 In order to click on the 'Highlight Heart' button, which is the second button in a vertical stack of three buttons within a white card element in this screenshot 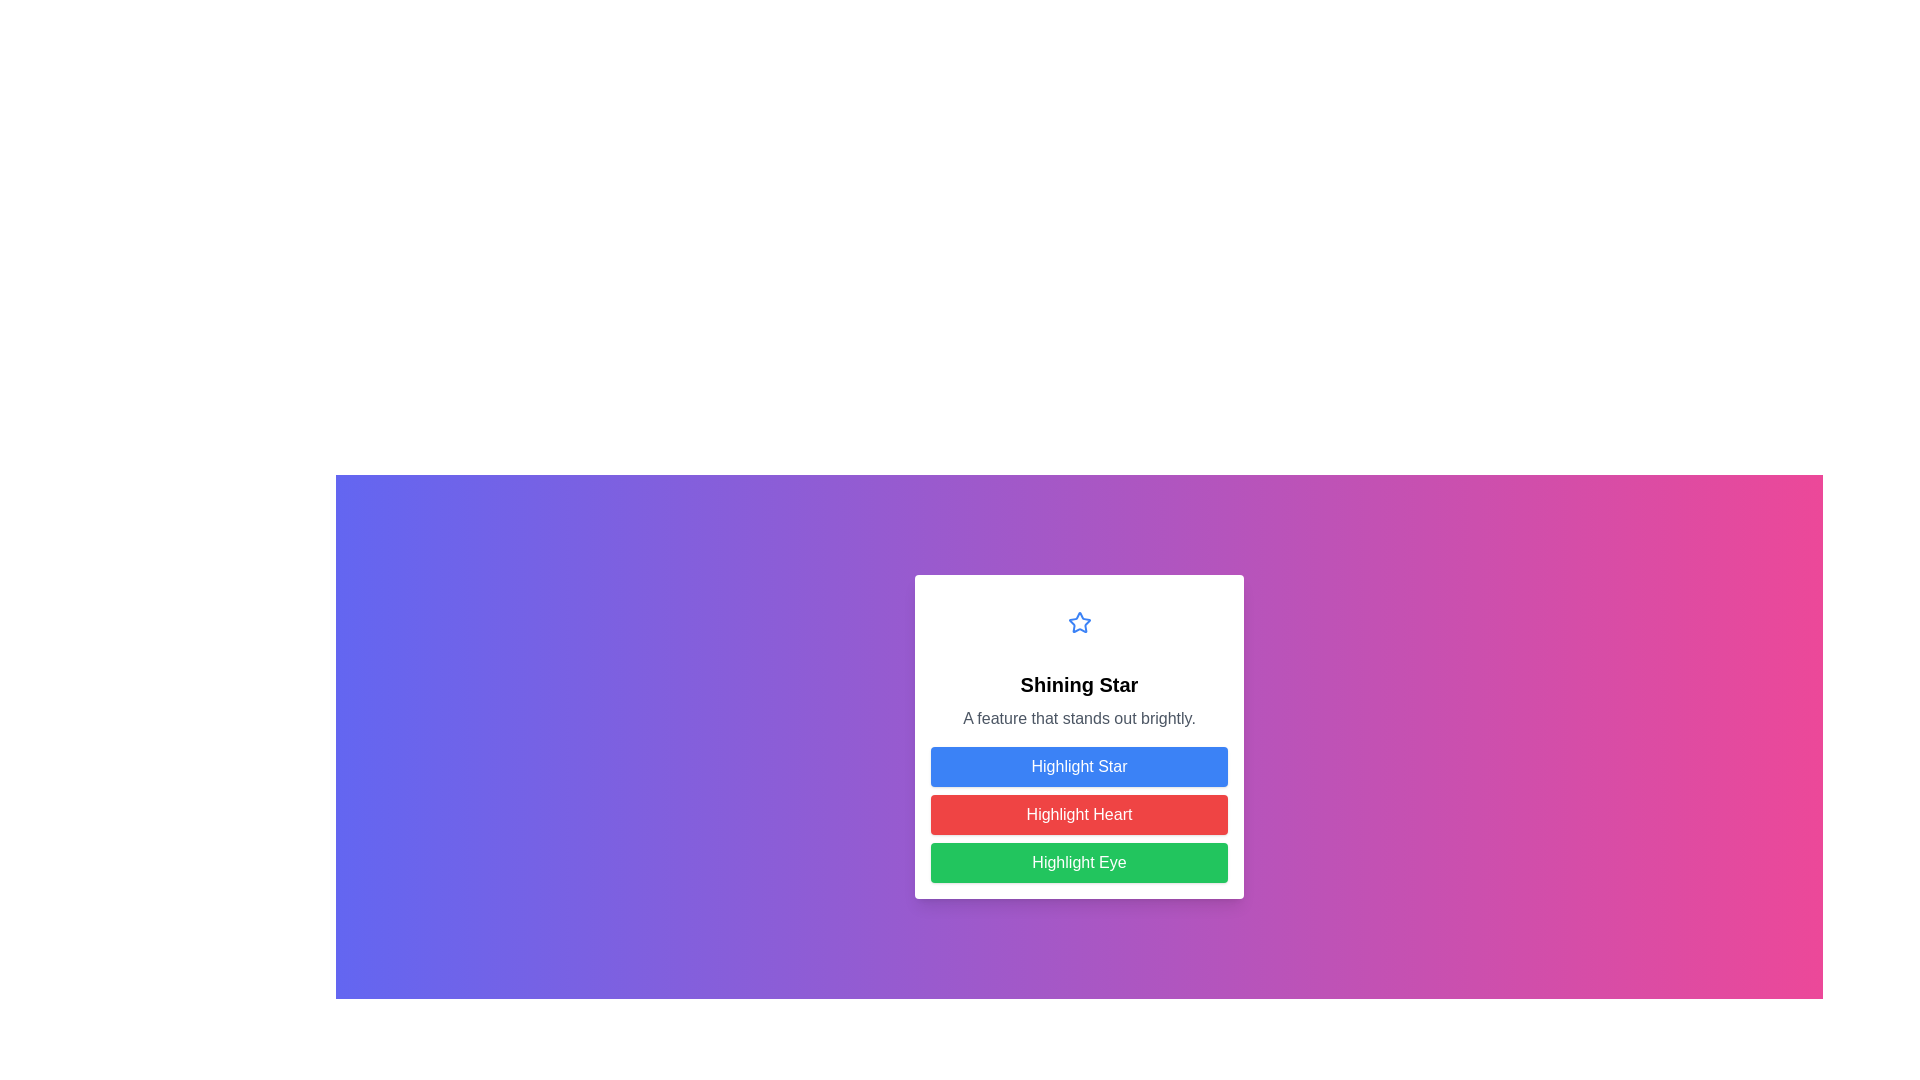, I will do `click(1078, 814)`.